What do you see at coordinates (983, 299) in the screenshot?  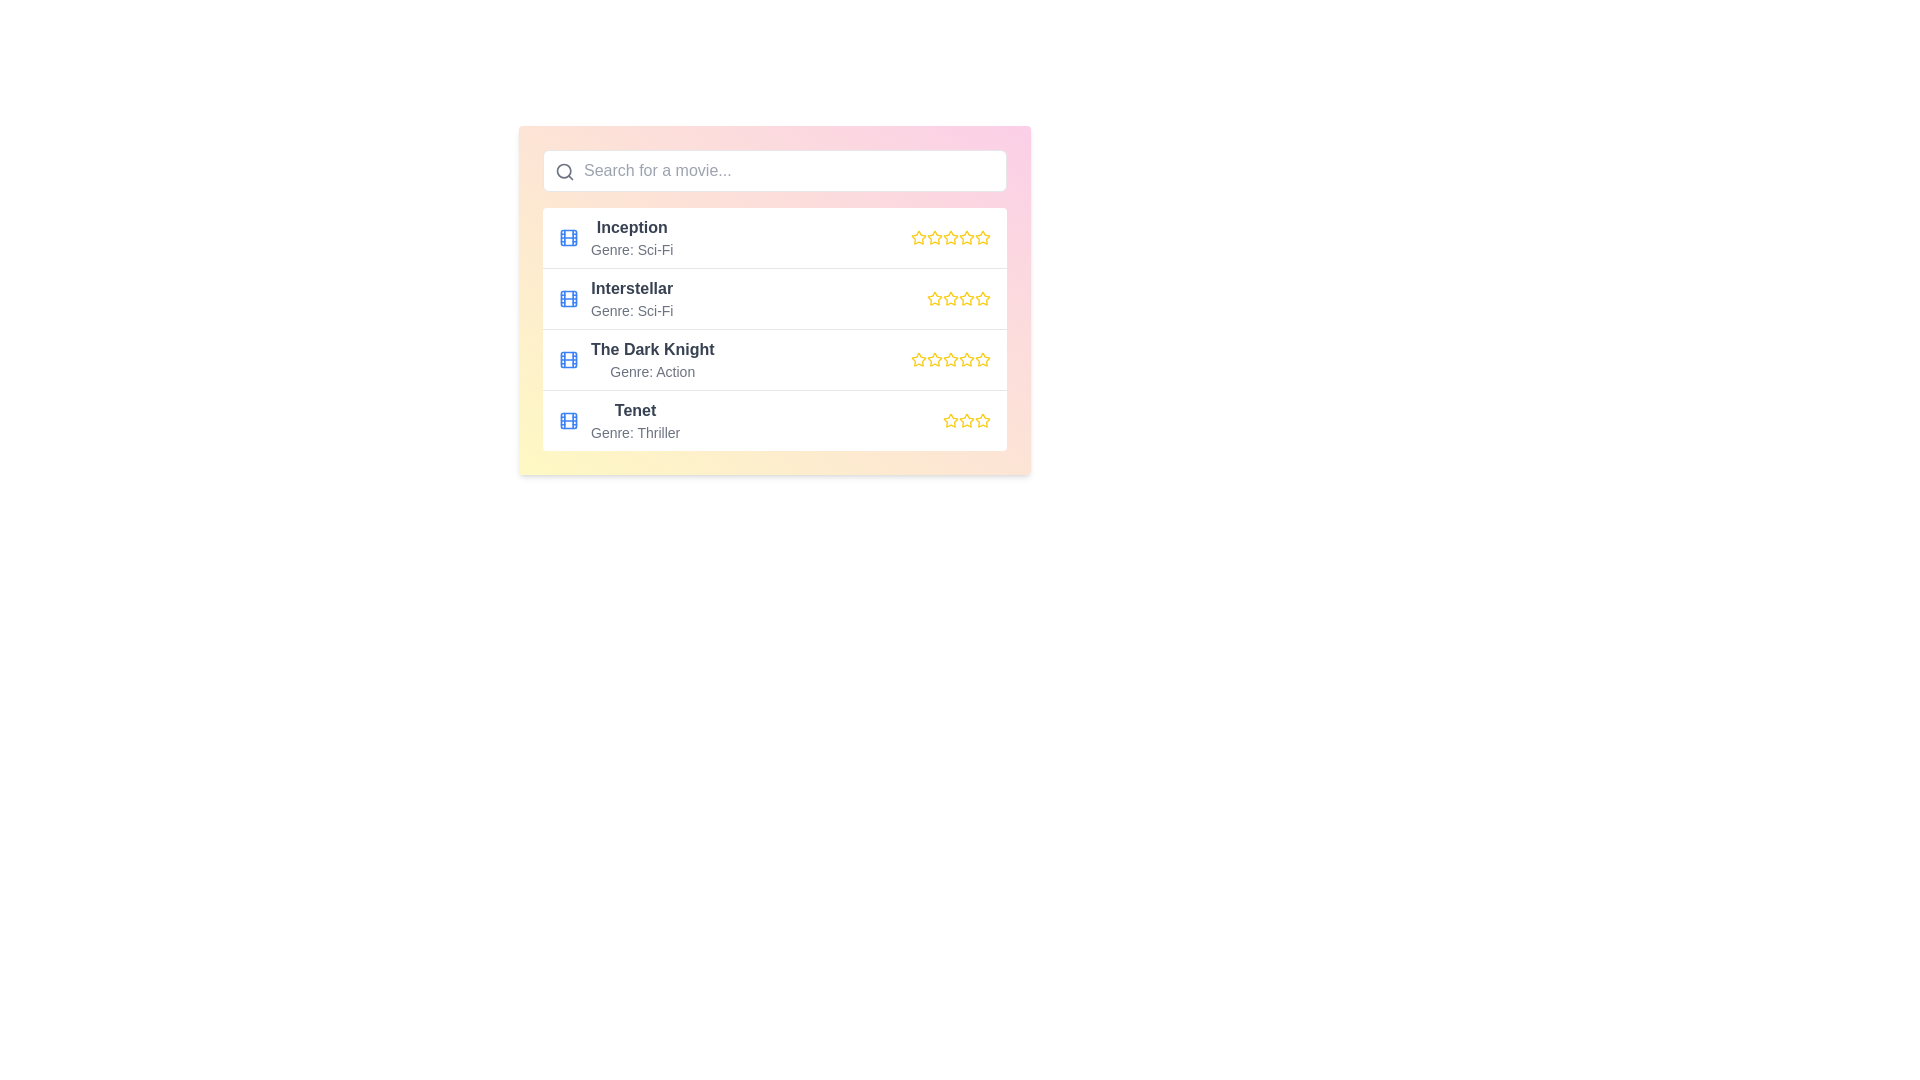 I see `the fifth star in the rating row adjacent to the movie title 'Interstellar' to rate it` at bounding box center [983, 299].